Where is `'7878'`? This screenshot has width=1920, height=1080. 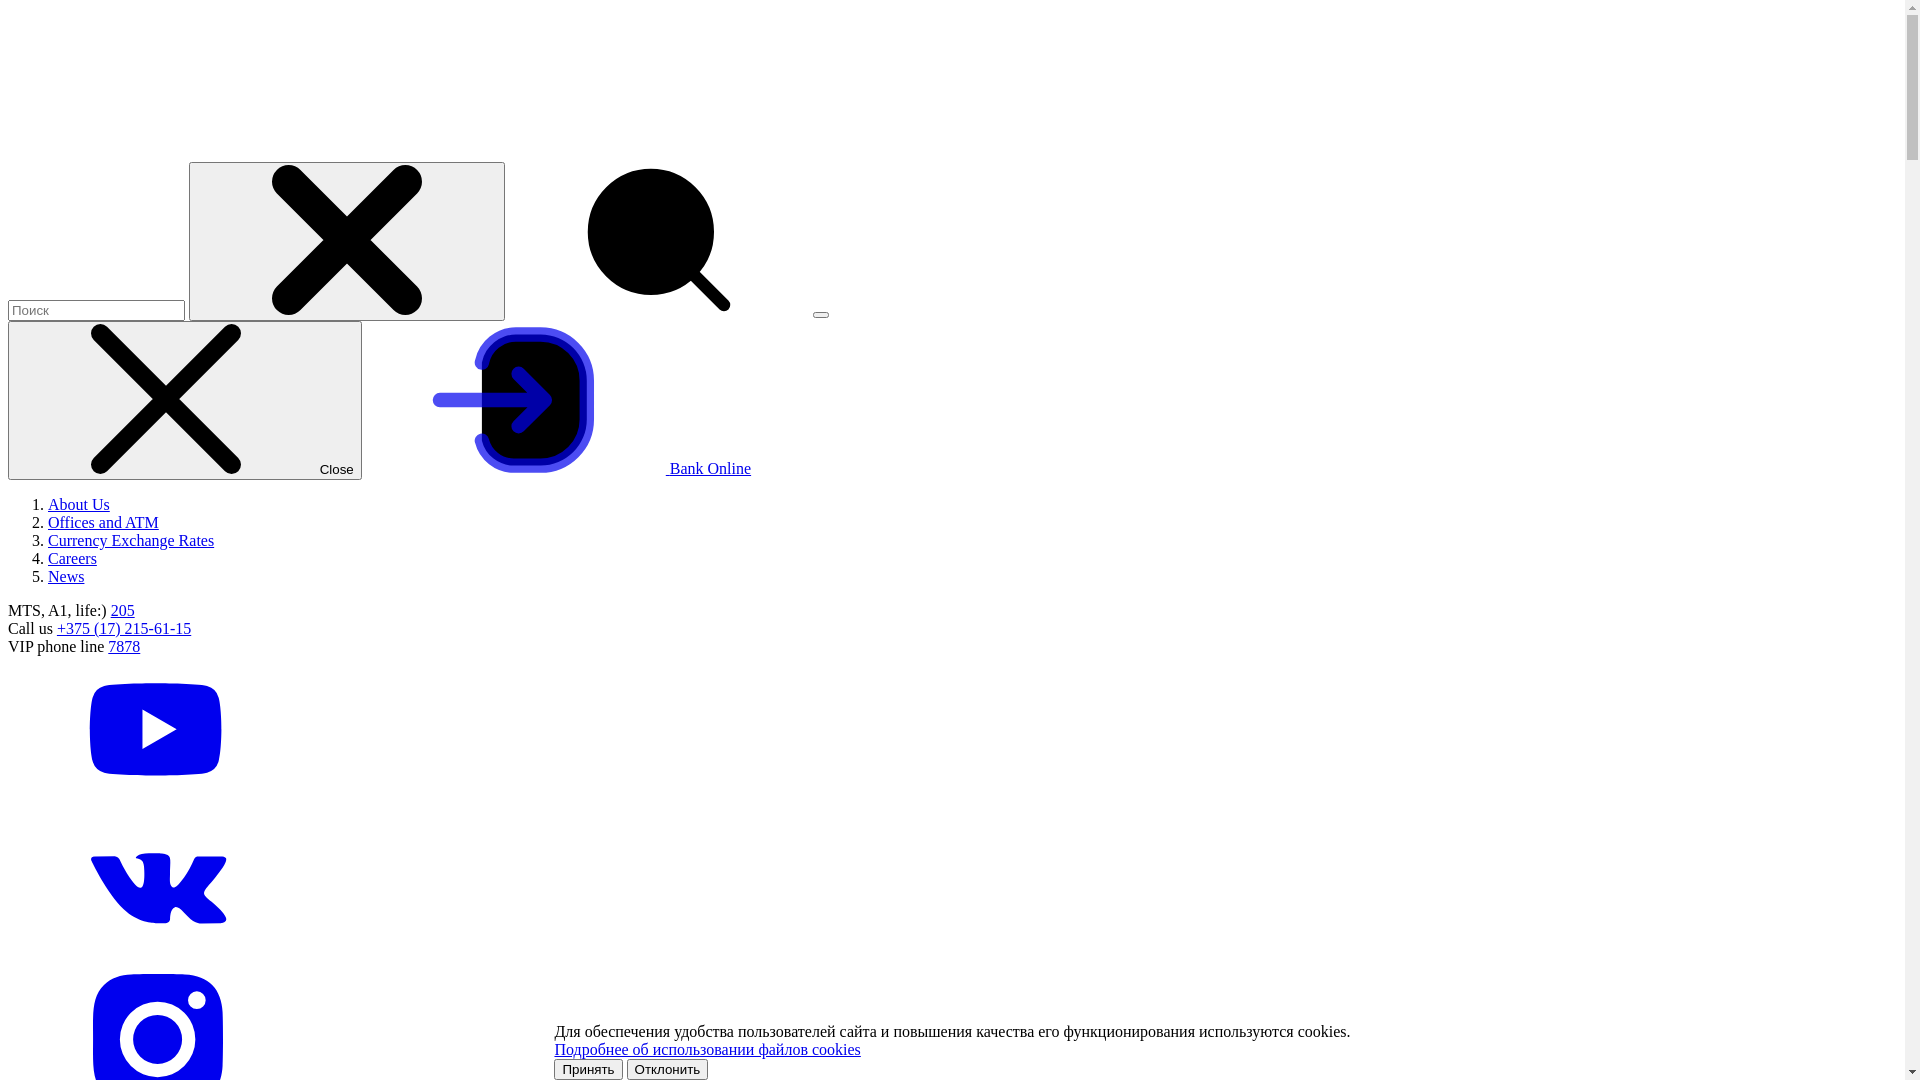
'7878' is located at coordinates (123, 646).